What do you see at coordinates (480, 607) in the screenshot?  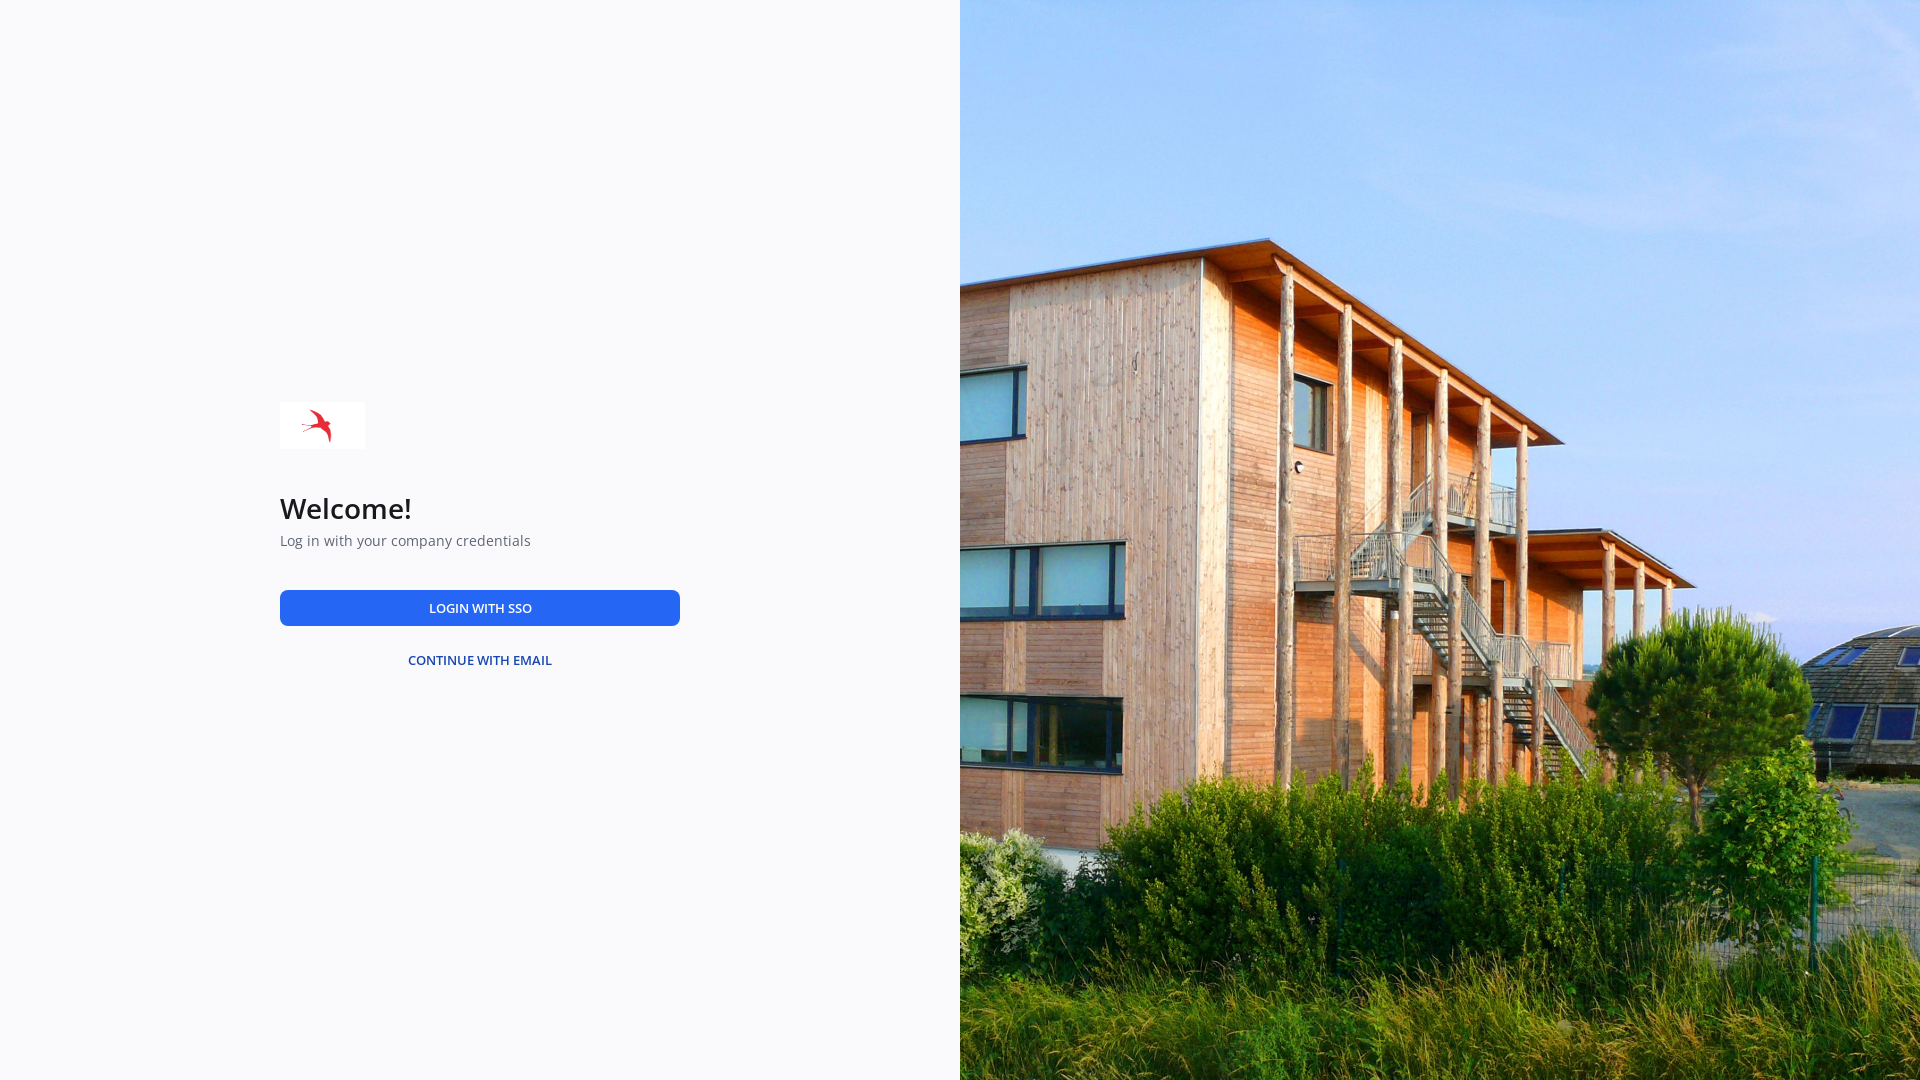 I see `'LOGIN WITH SSO'` at bounding box center [480, 607].